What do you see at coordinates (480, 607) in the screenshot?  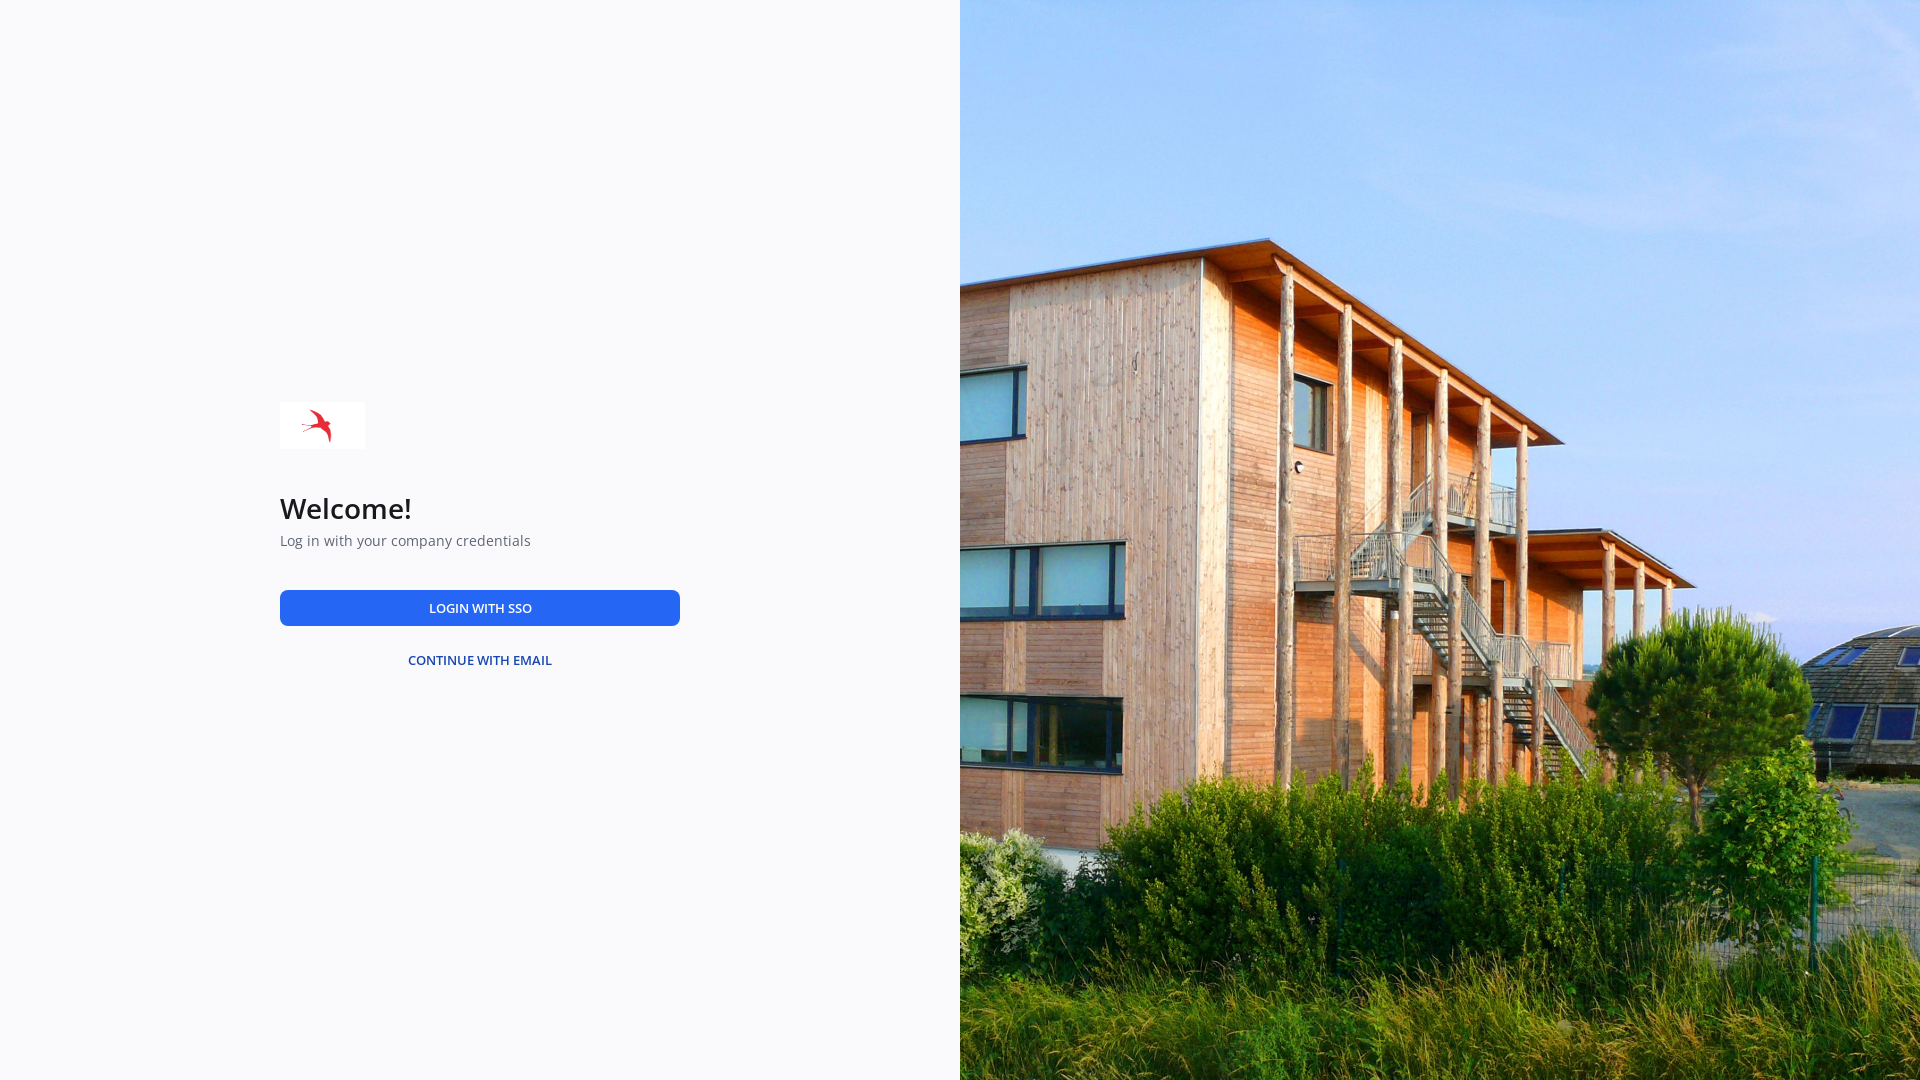 I see `'LOGIN WITH SSO'` at bounding box center [480, 607].